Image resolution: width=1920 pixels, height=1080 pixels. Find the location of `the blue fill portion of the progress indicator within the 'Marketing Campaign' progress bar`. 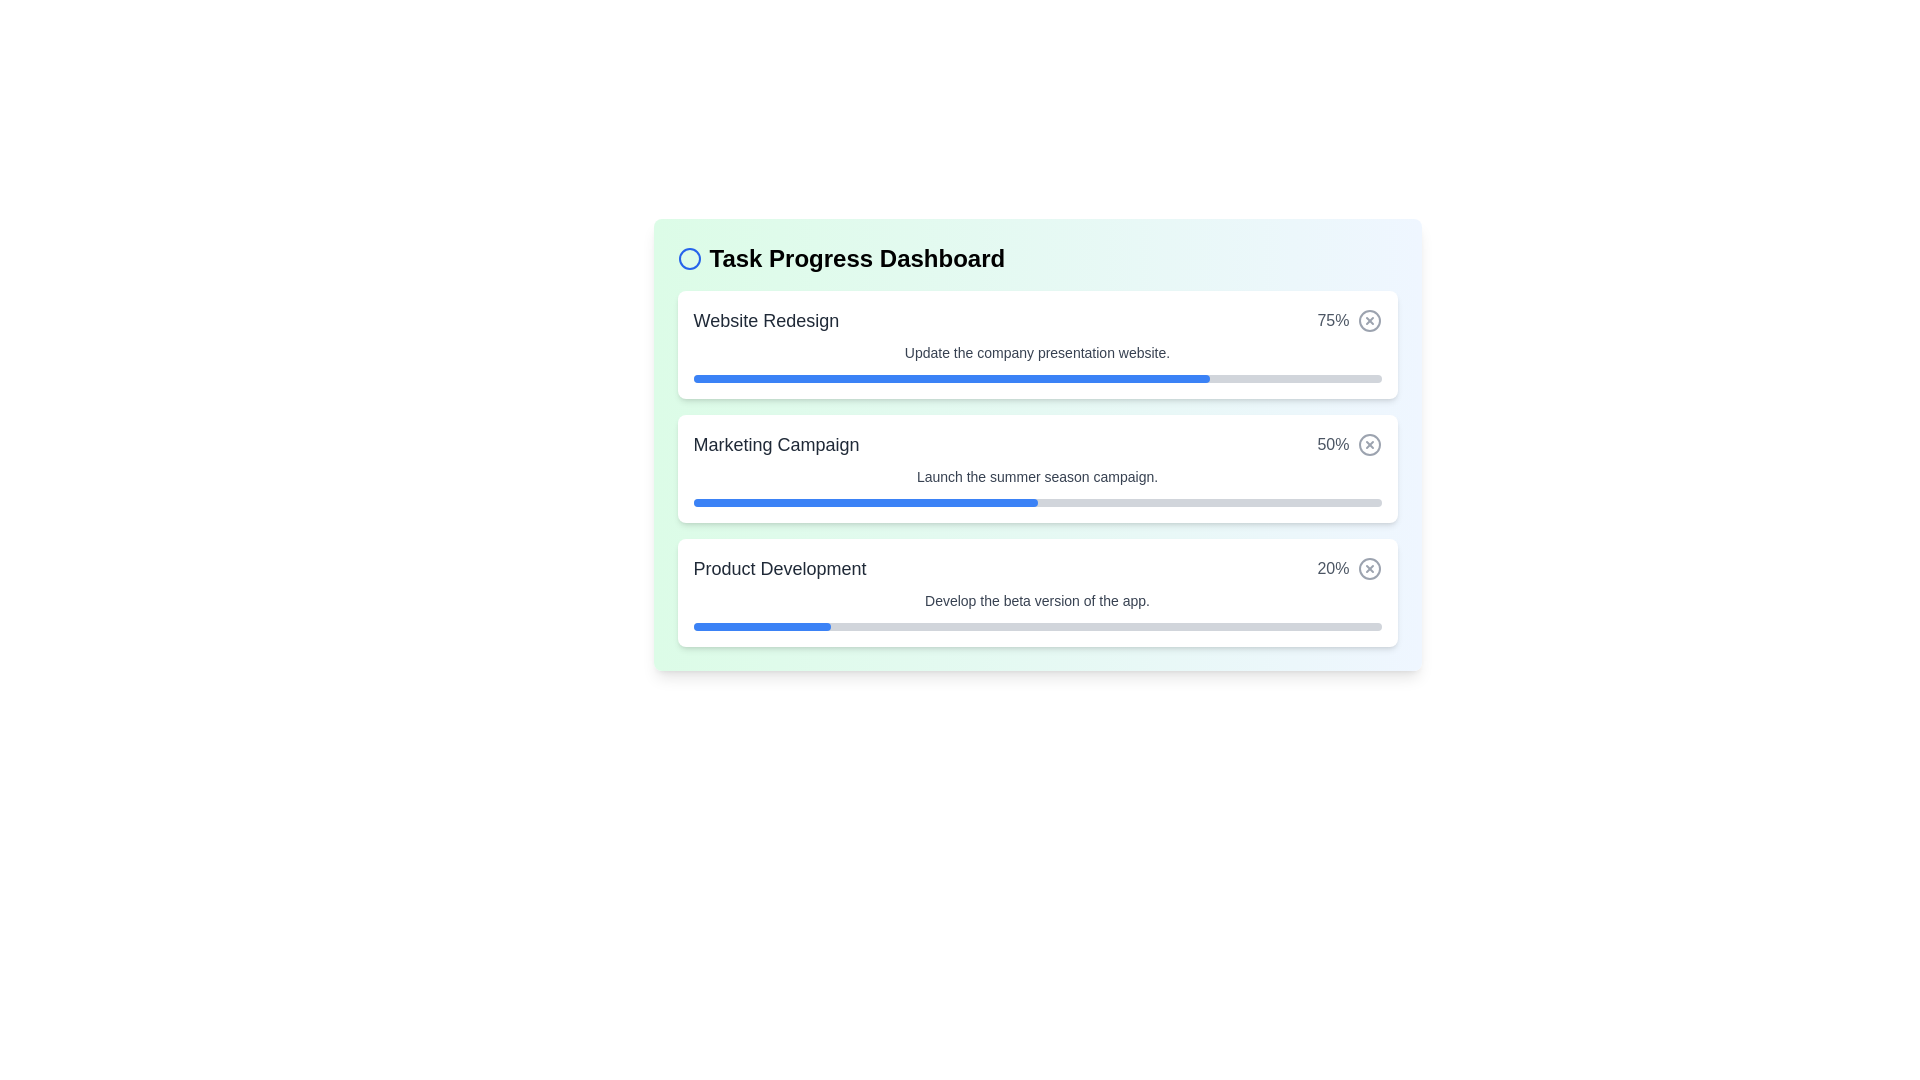

the blue fill portion of the progress indicator within the 'Marketing Campaign' progress bar is located at coordinates (865, 501).